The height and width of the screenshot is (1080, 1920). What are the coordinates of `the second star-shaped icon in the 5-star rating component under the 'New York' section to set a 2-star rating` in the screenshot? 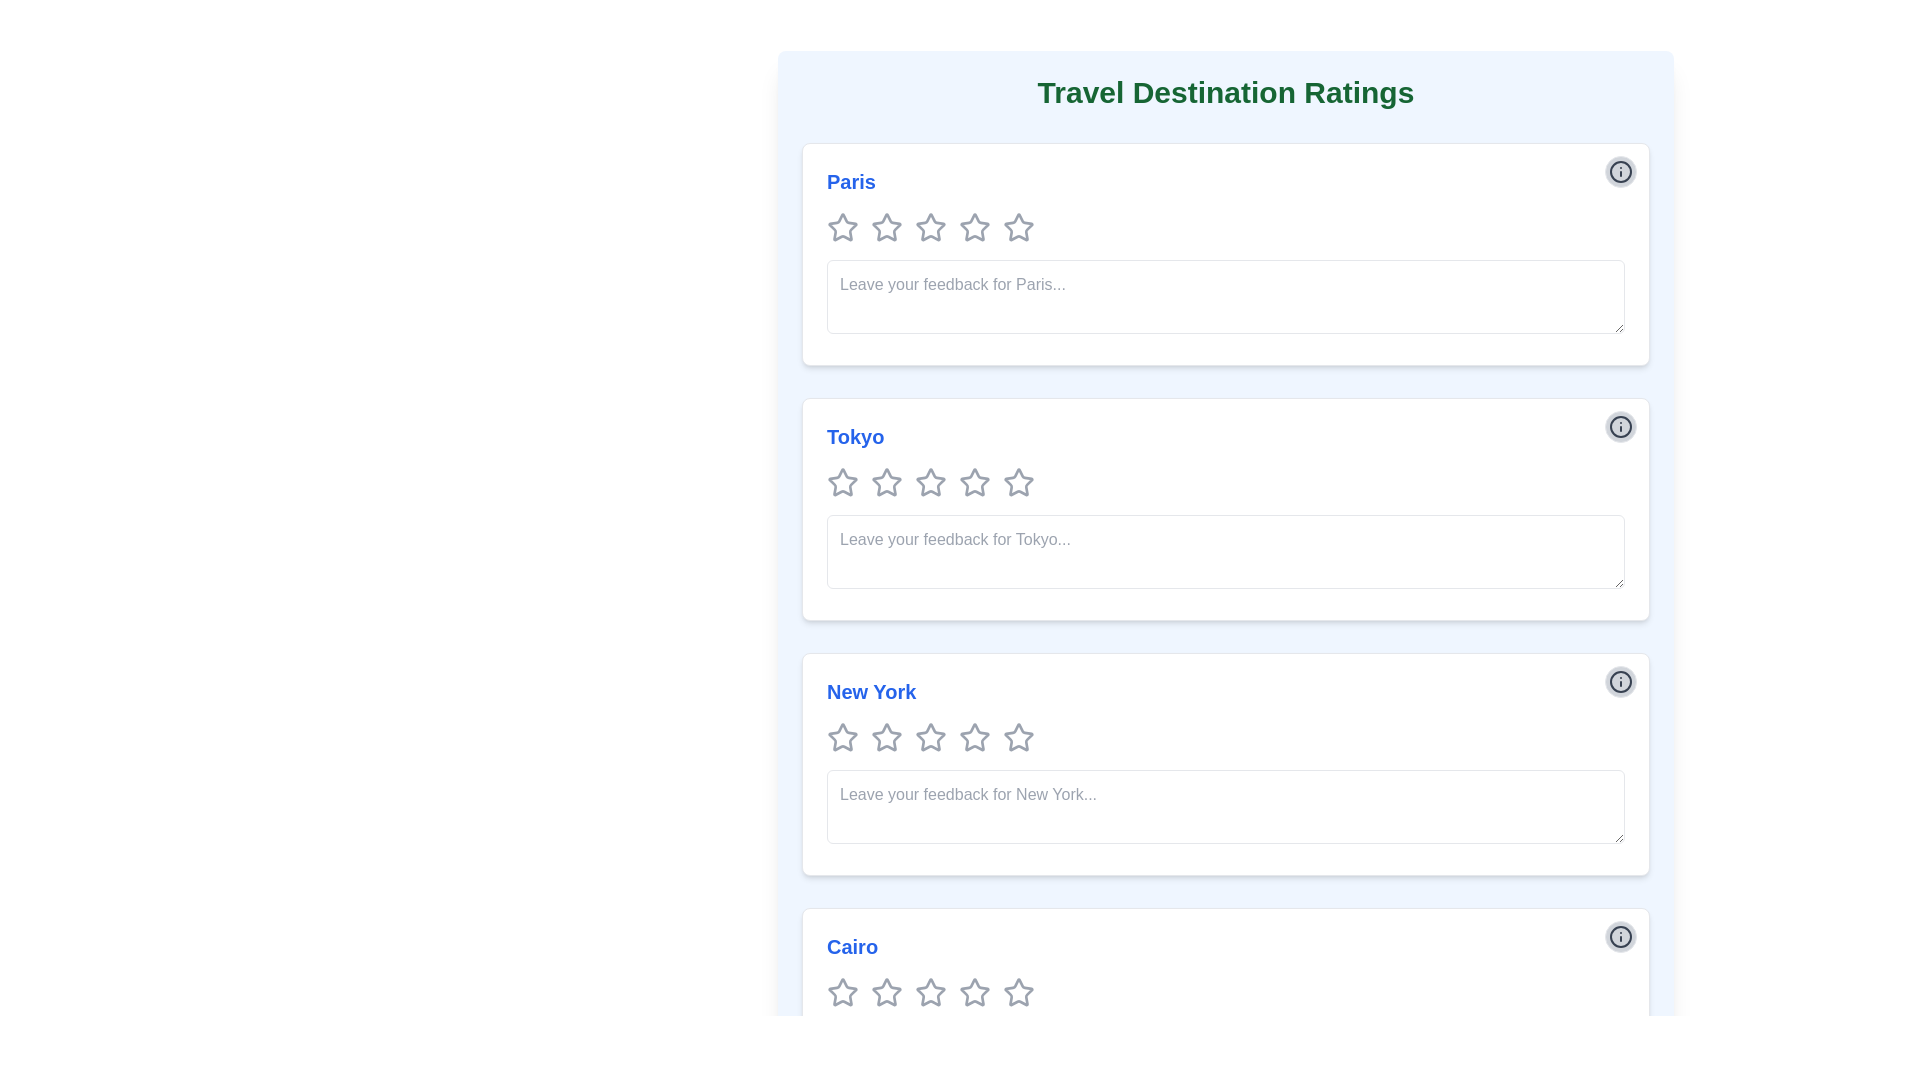 It's located at (886, 737).